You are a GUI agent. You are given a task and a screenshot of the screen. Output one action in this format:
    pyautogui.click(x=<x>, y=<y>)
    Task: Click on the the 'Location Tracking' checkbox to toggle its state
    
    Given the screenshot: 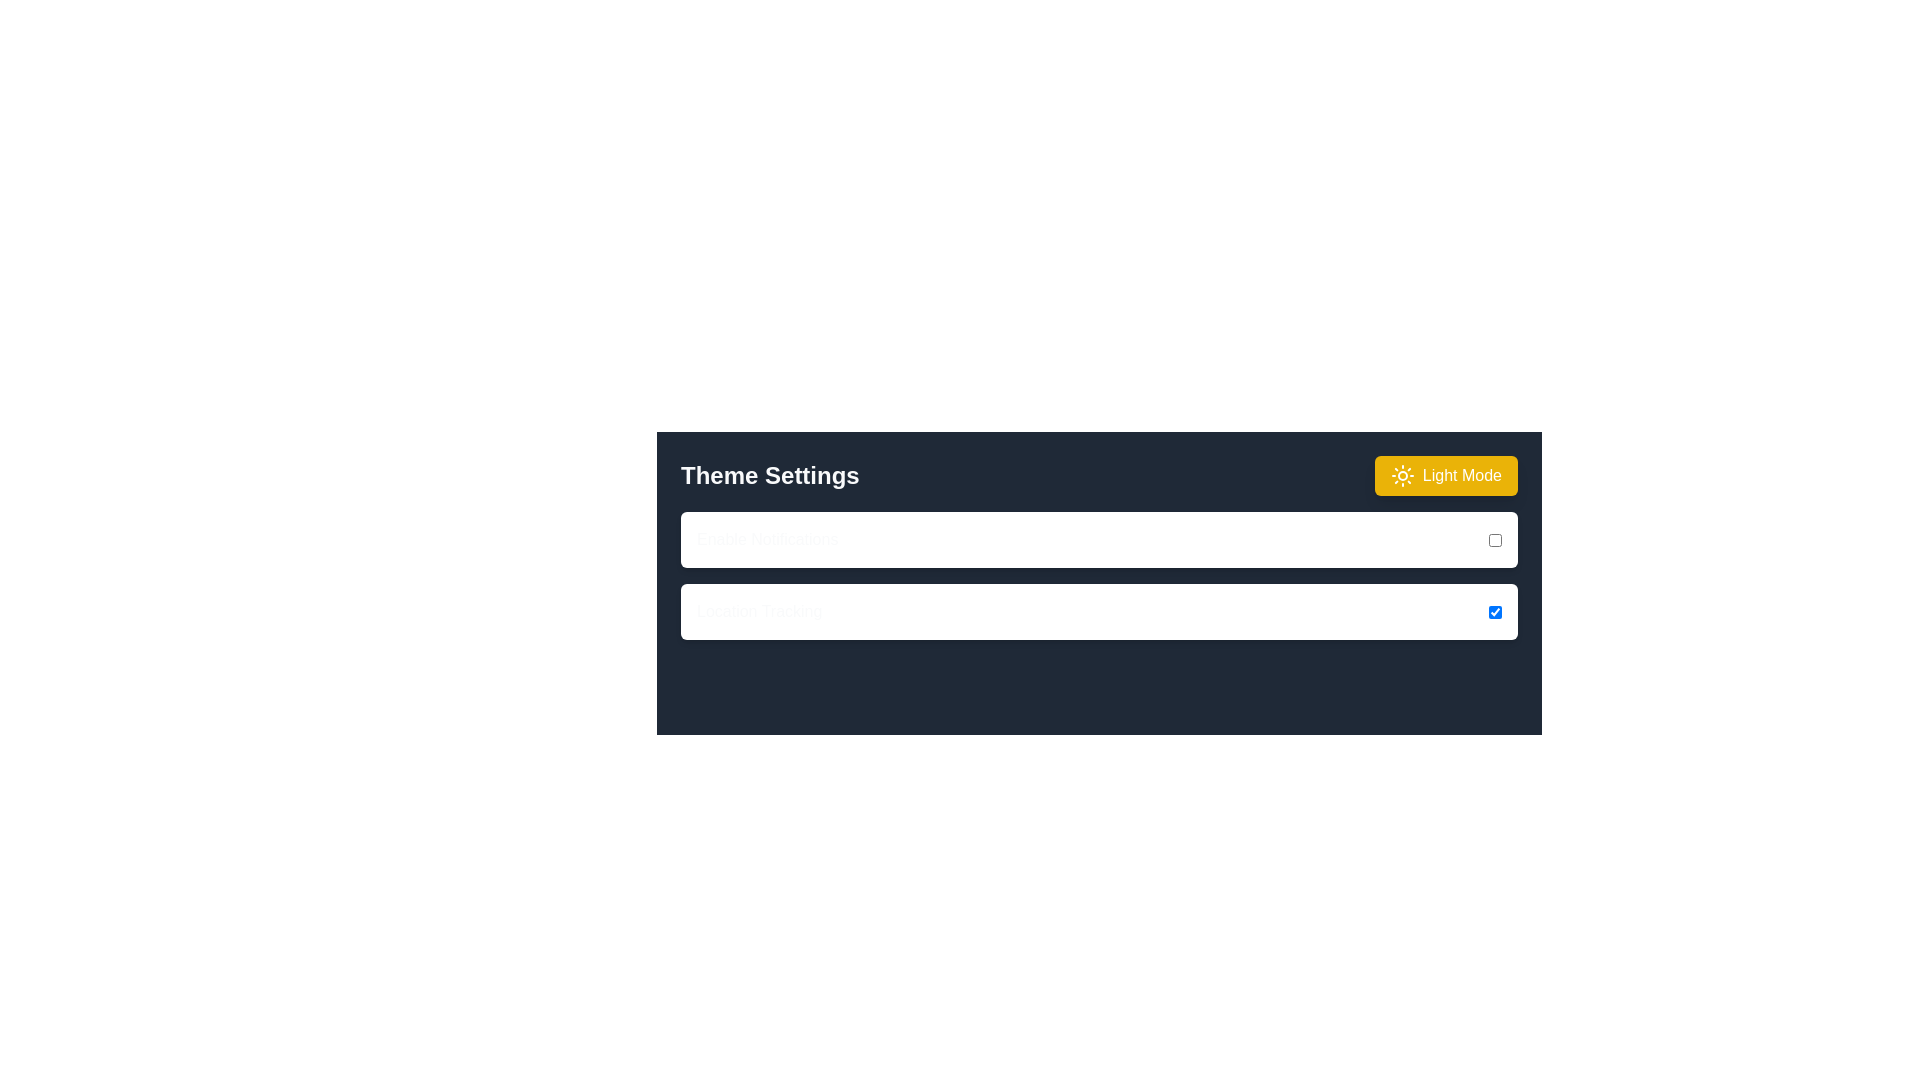 What is the action you would take?
    pyautogui.click(x=1495, y=611)
    